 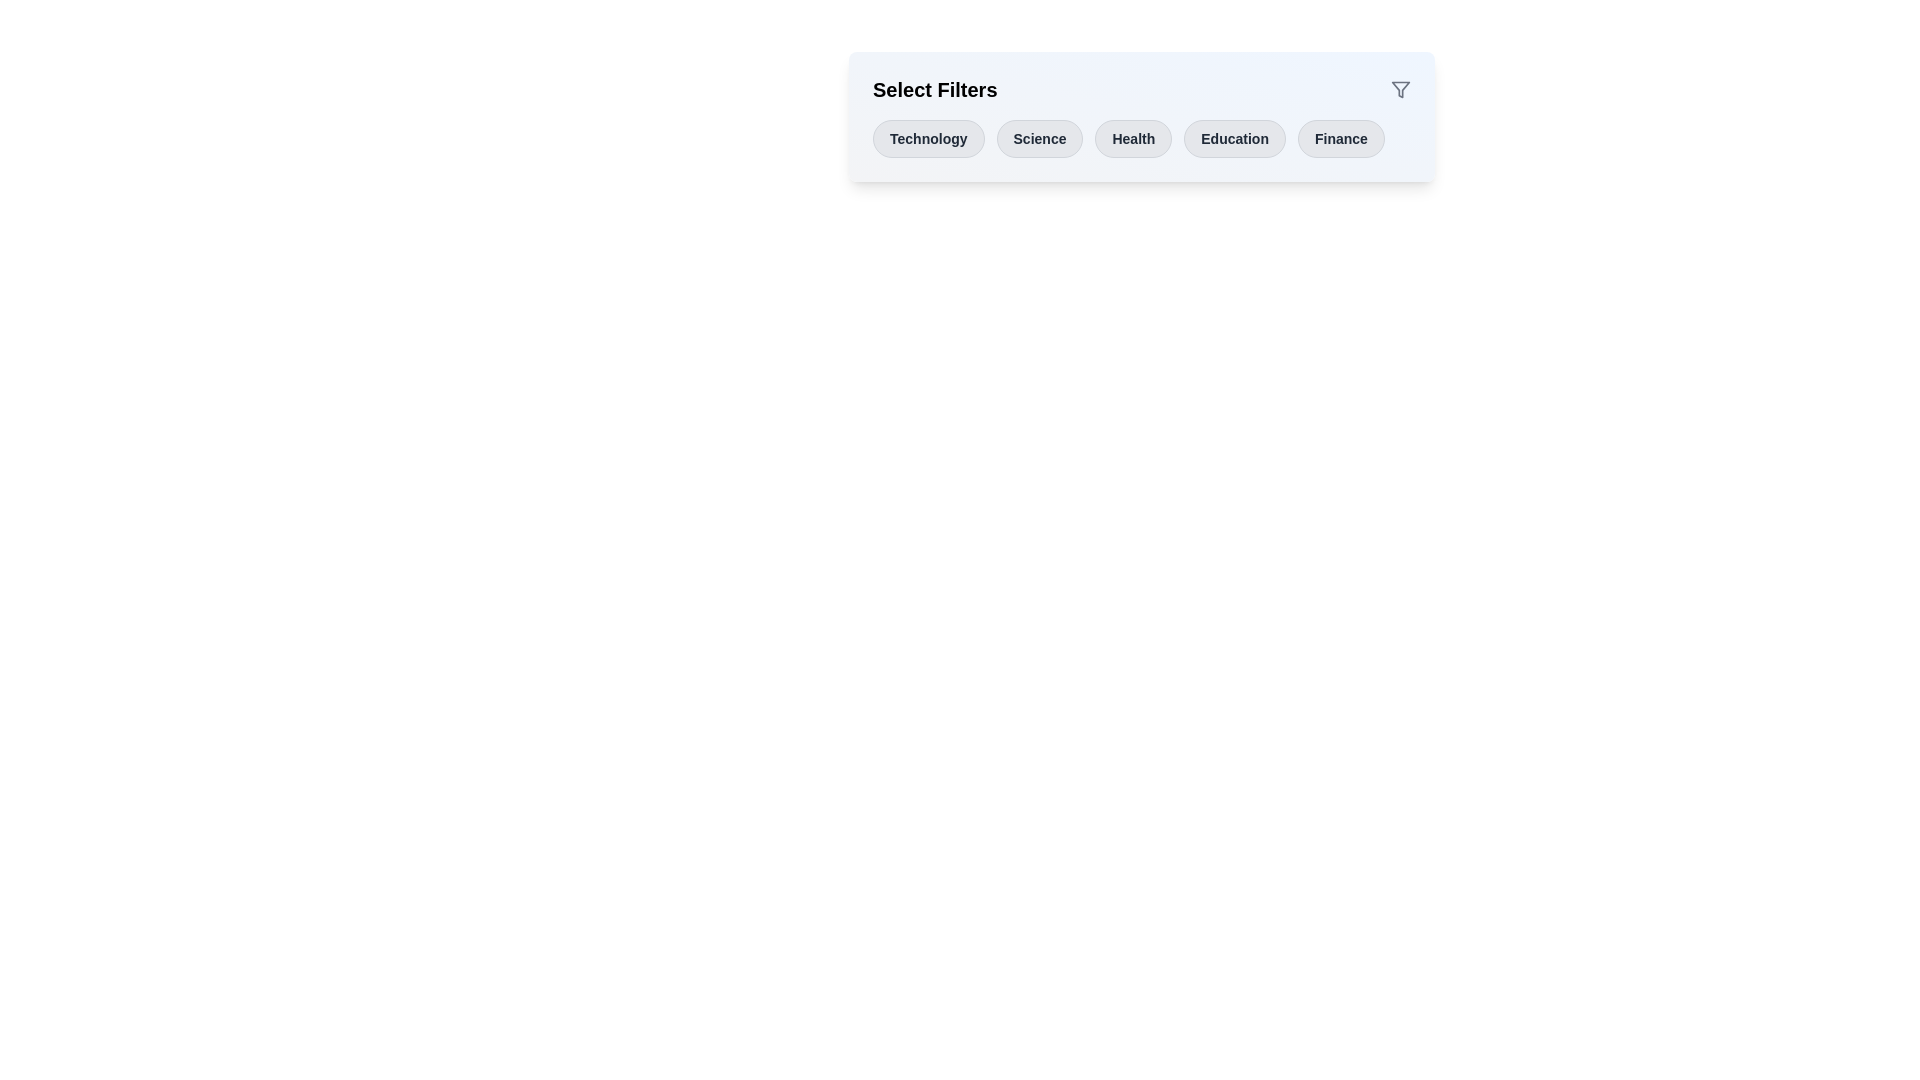 I want to click on the button labeled Finance to observe its hover effect, so click(x=1341, y=137).